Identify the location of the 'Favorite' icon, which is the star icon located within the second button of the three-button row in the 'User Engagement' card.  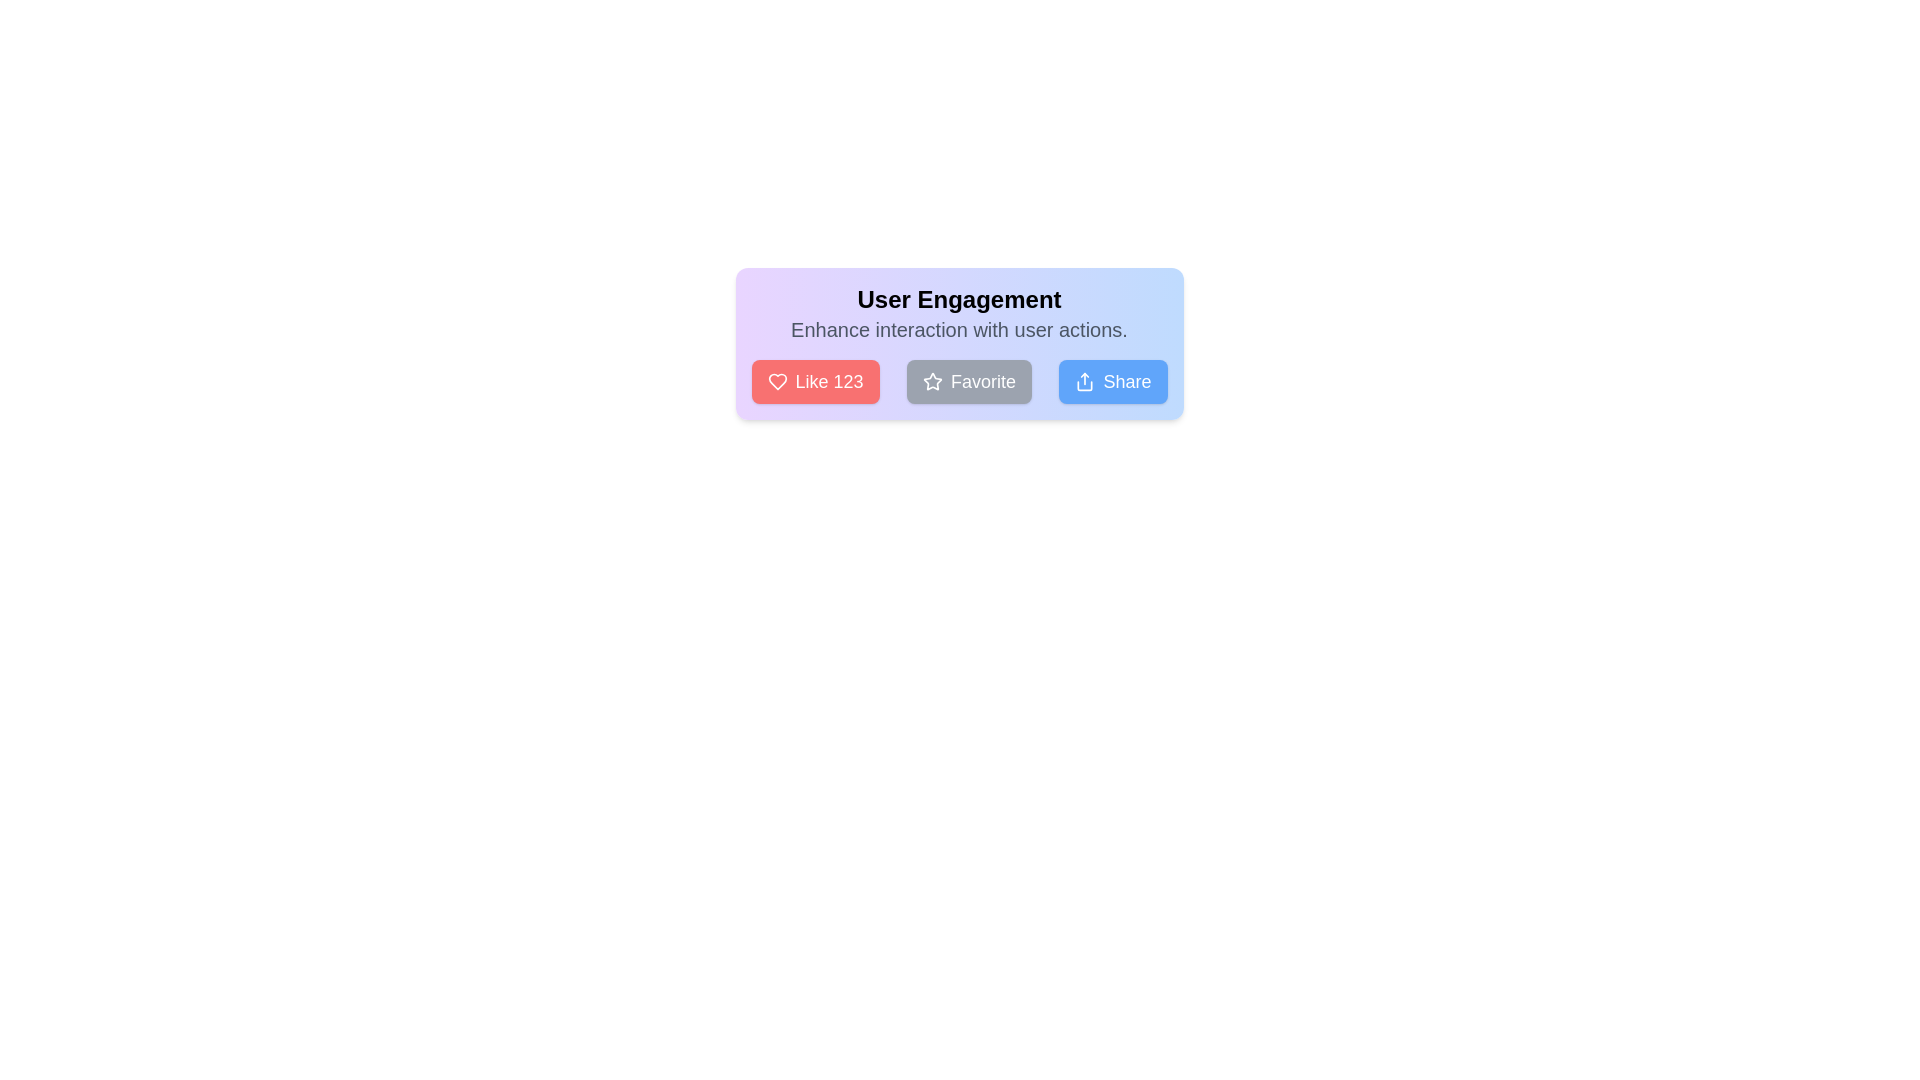
(931, 381).